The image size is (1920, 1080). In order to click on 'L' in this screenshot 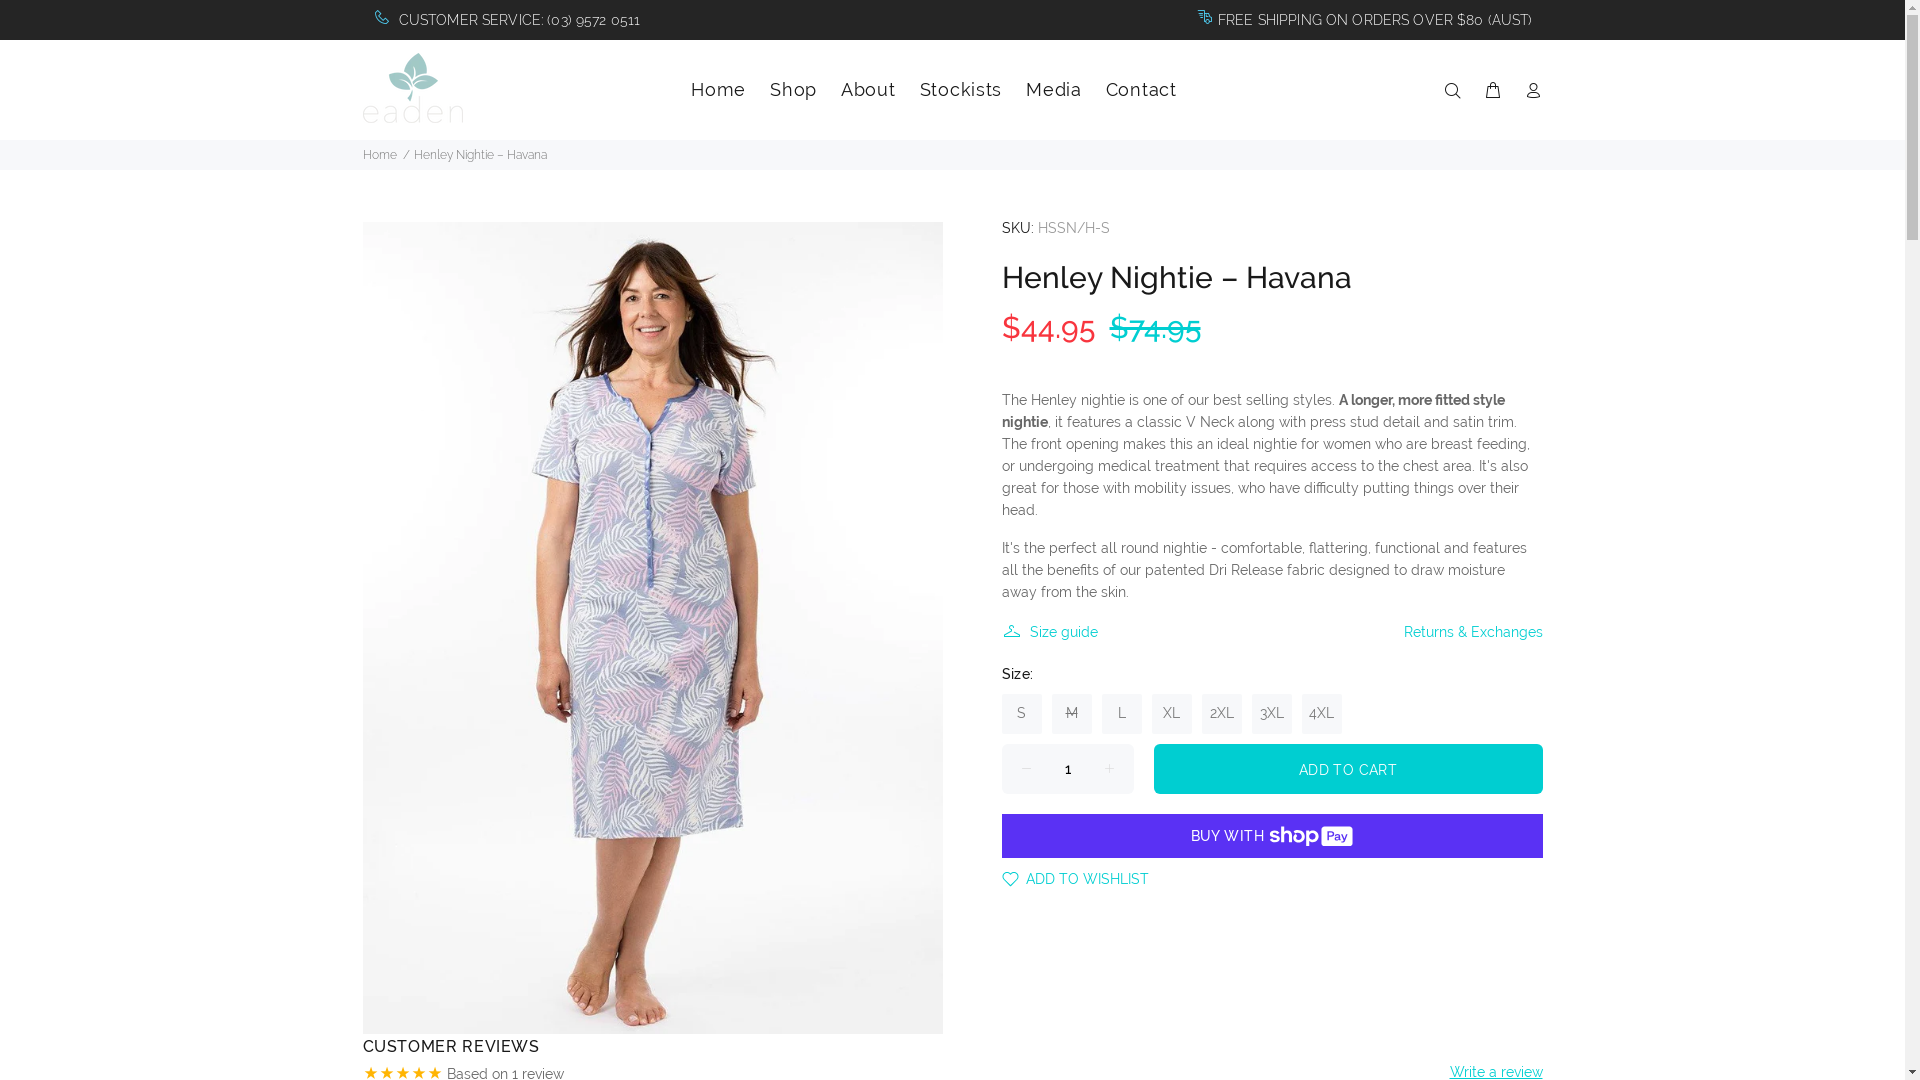, I will do `click(1101, 712)`.